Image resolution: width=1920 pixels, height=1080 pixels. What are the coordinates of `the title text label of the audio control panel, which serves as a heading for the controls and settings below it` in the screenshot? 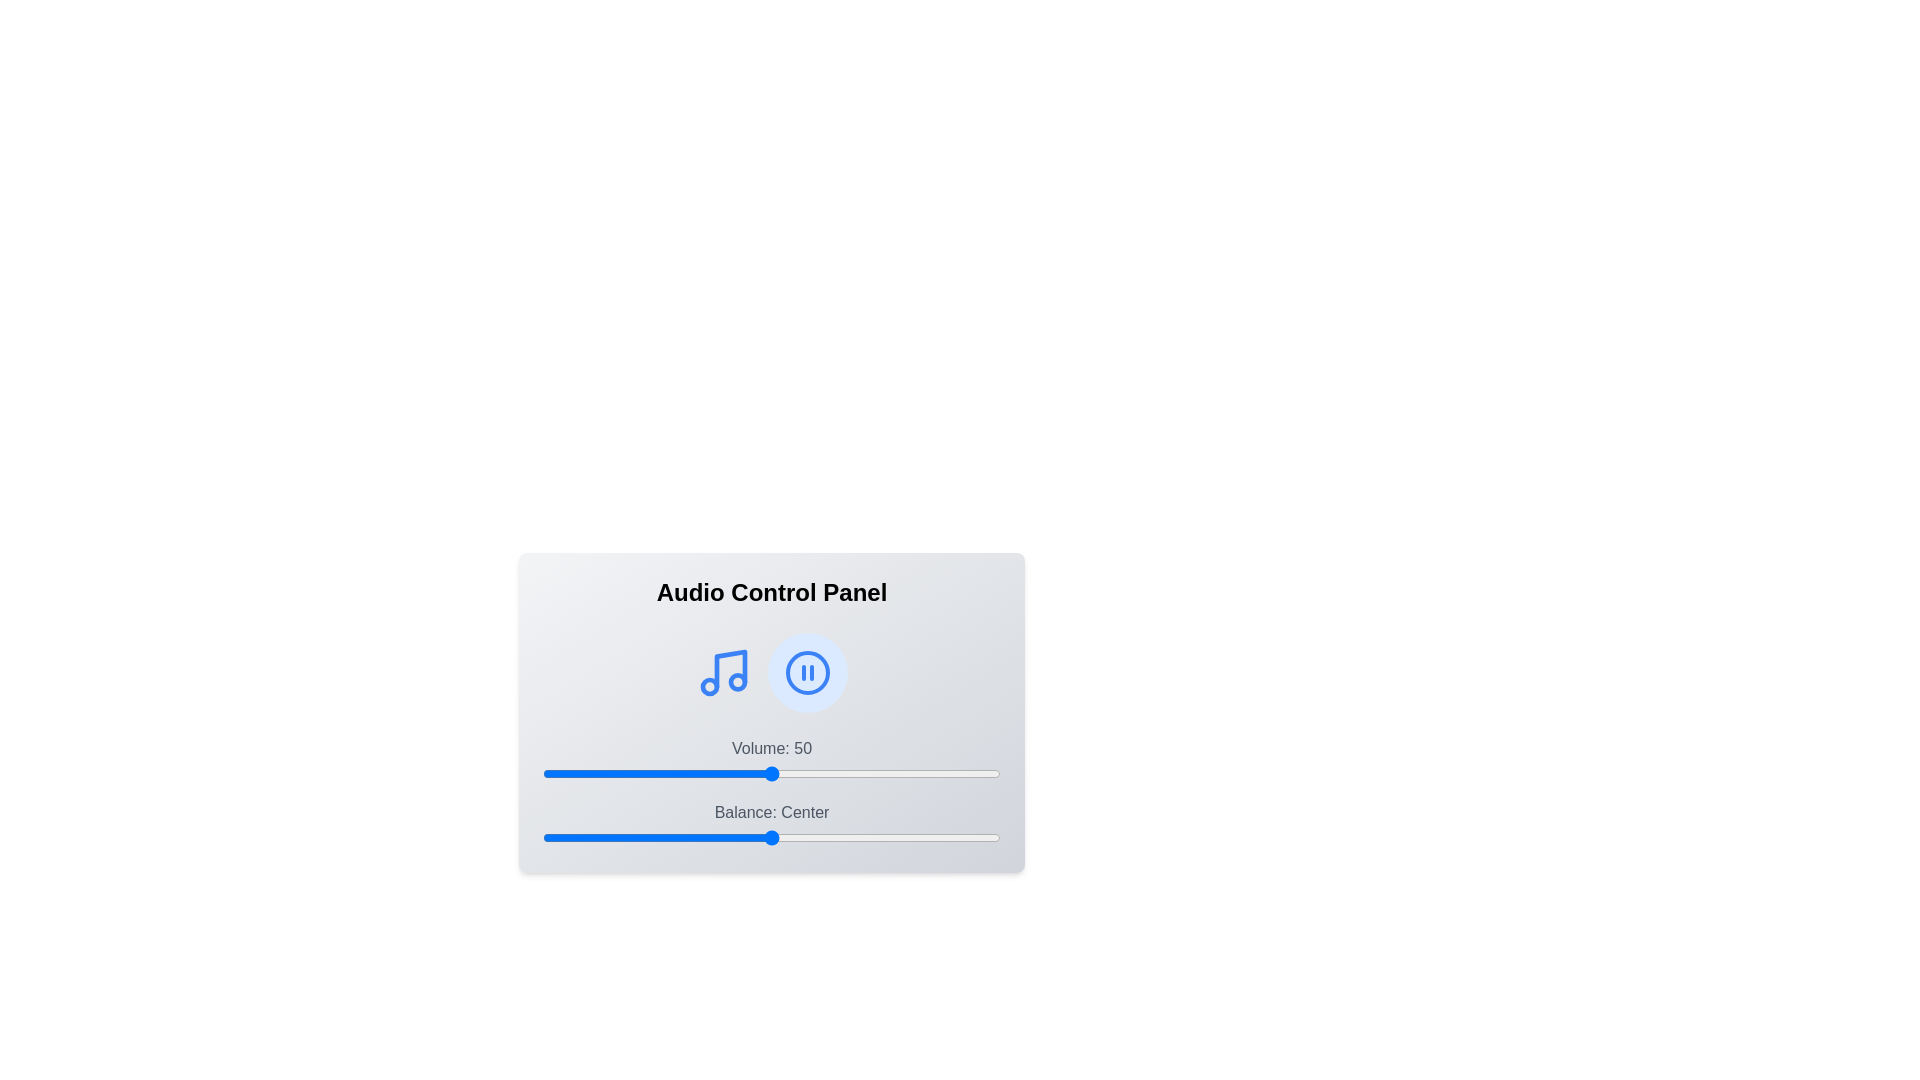 It's located at (771, 592).